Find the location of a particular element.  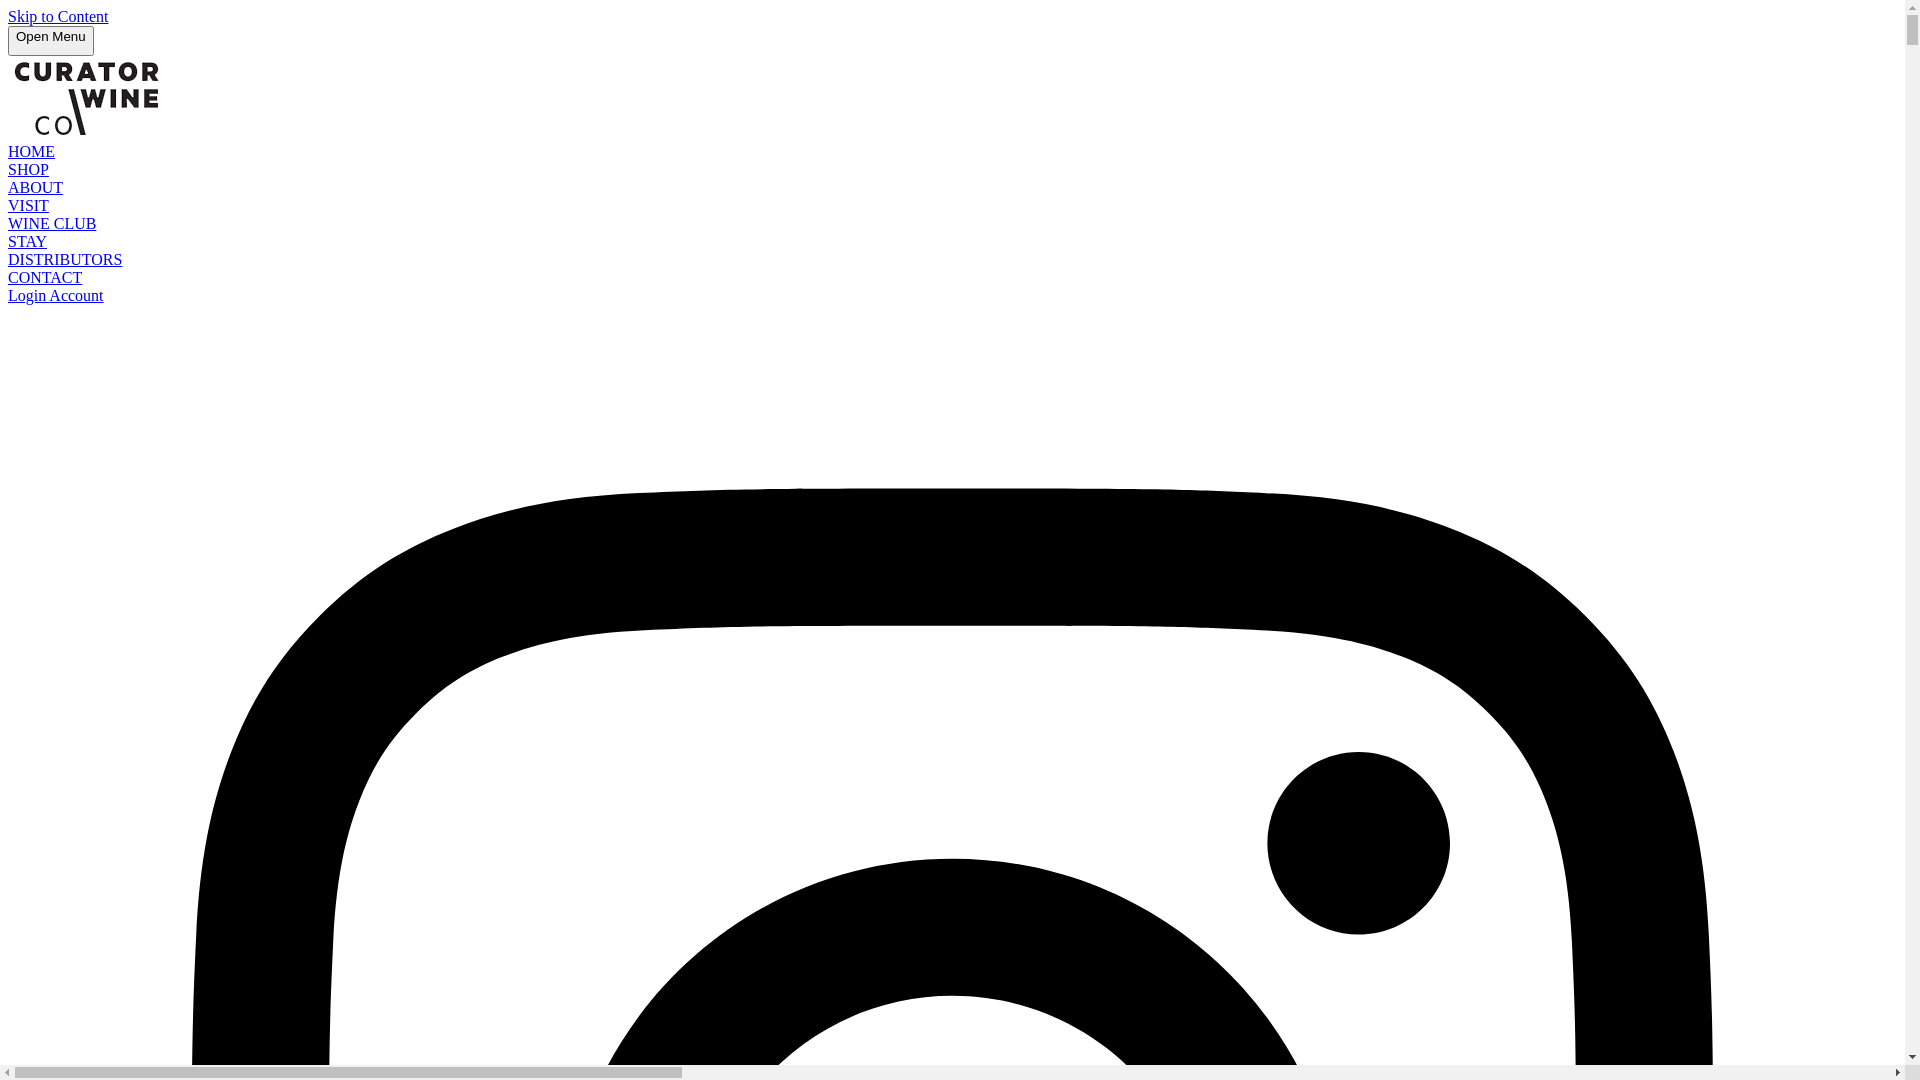

'CONTACT' is located at coordinates (8, 277).